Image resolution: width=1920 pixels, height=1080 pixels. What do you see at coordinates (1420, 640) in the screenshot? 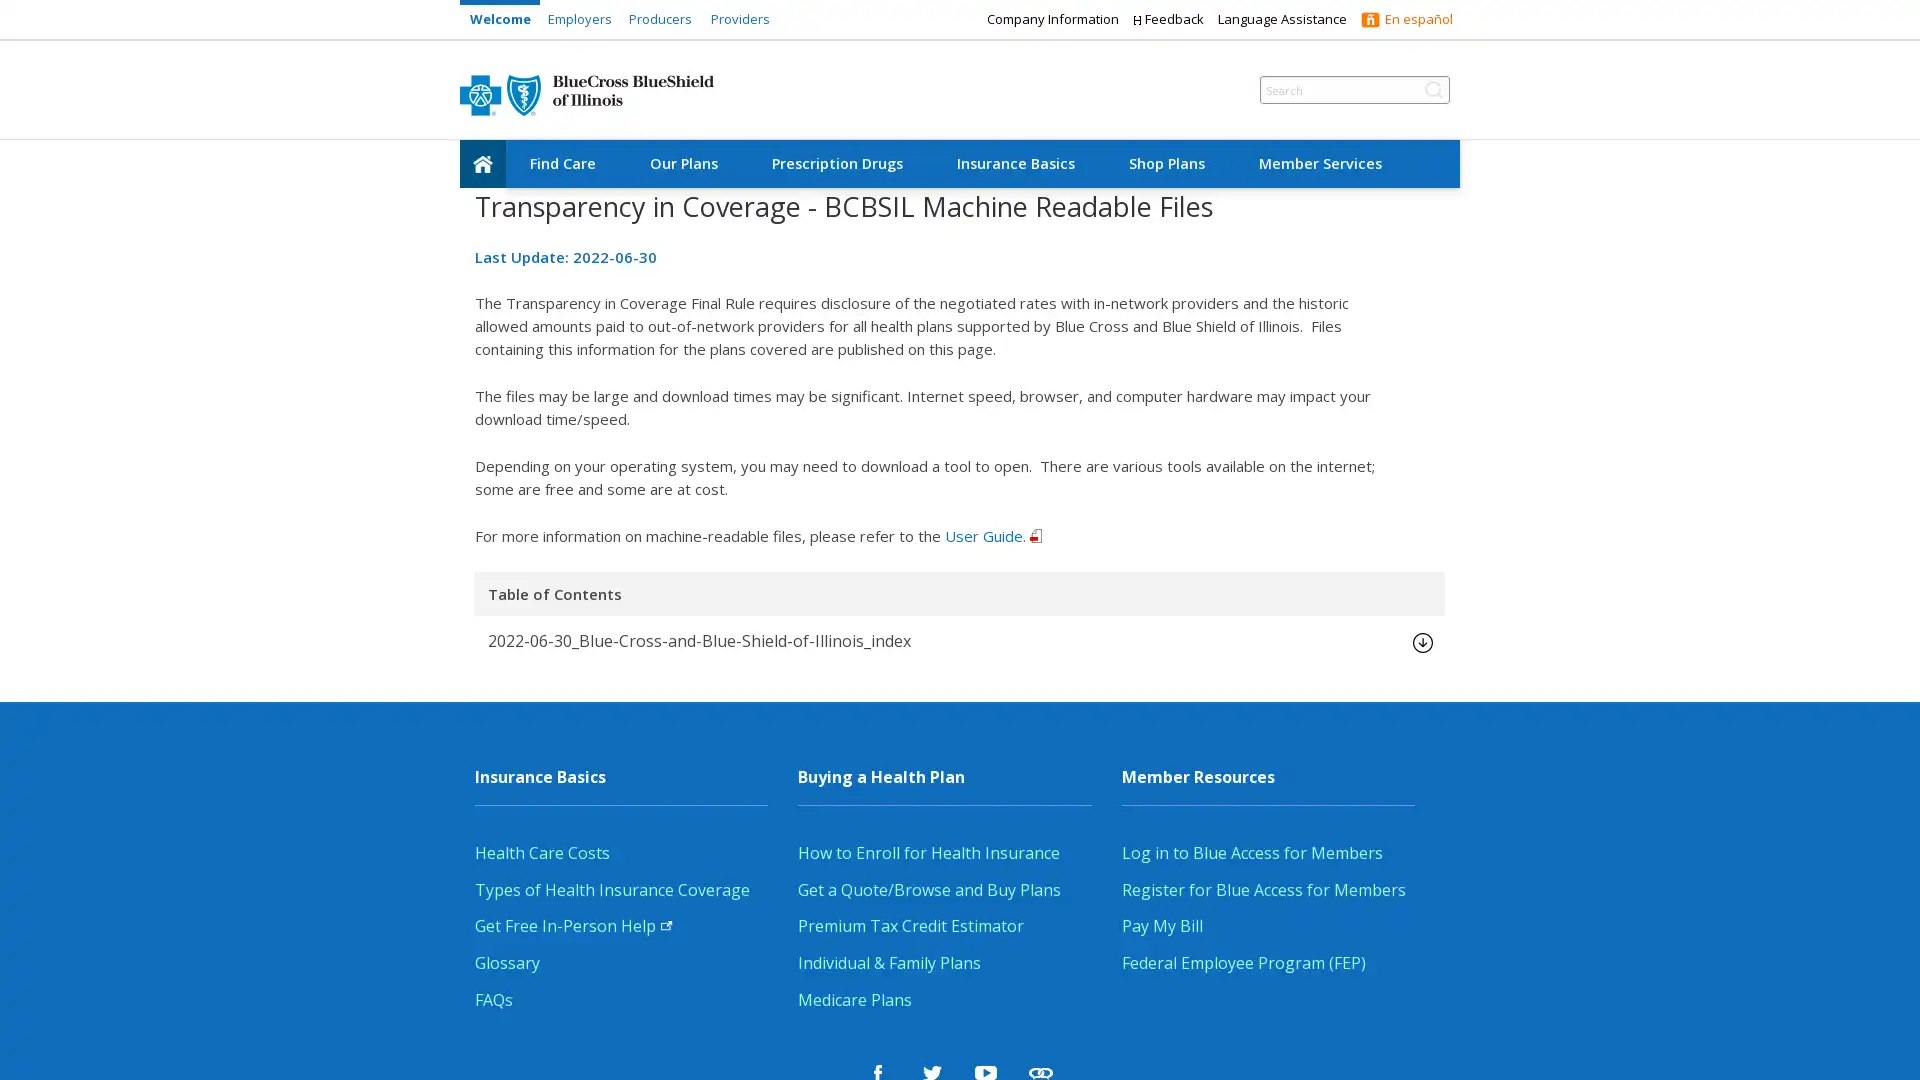
I see `Download` at bounding box center [1420, 640].